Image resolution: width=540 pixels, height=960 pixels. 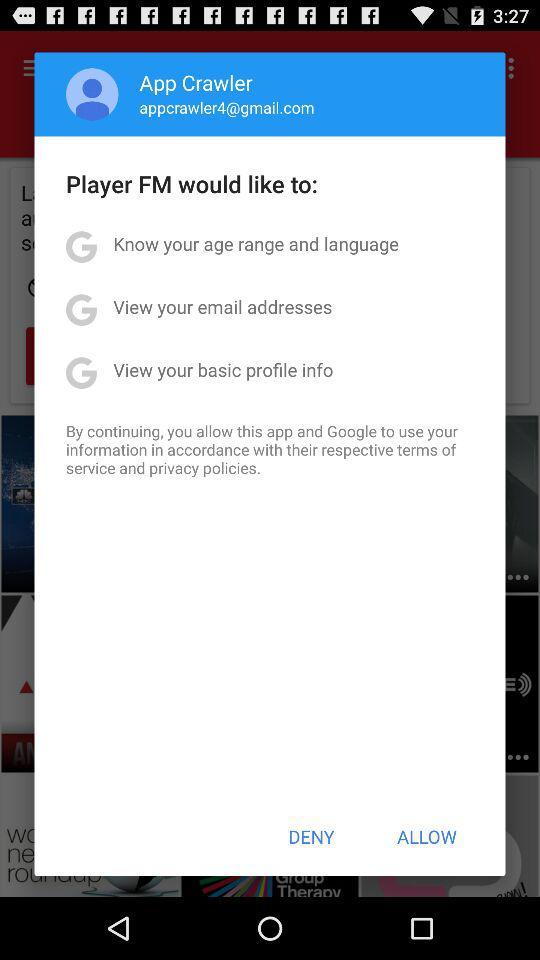 What do you see at coordinates (256, 242) in the screenshot?
I see `know your age item` at bounding box center [256, 242].